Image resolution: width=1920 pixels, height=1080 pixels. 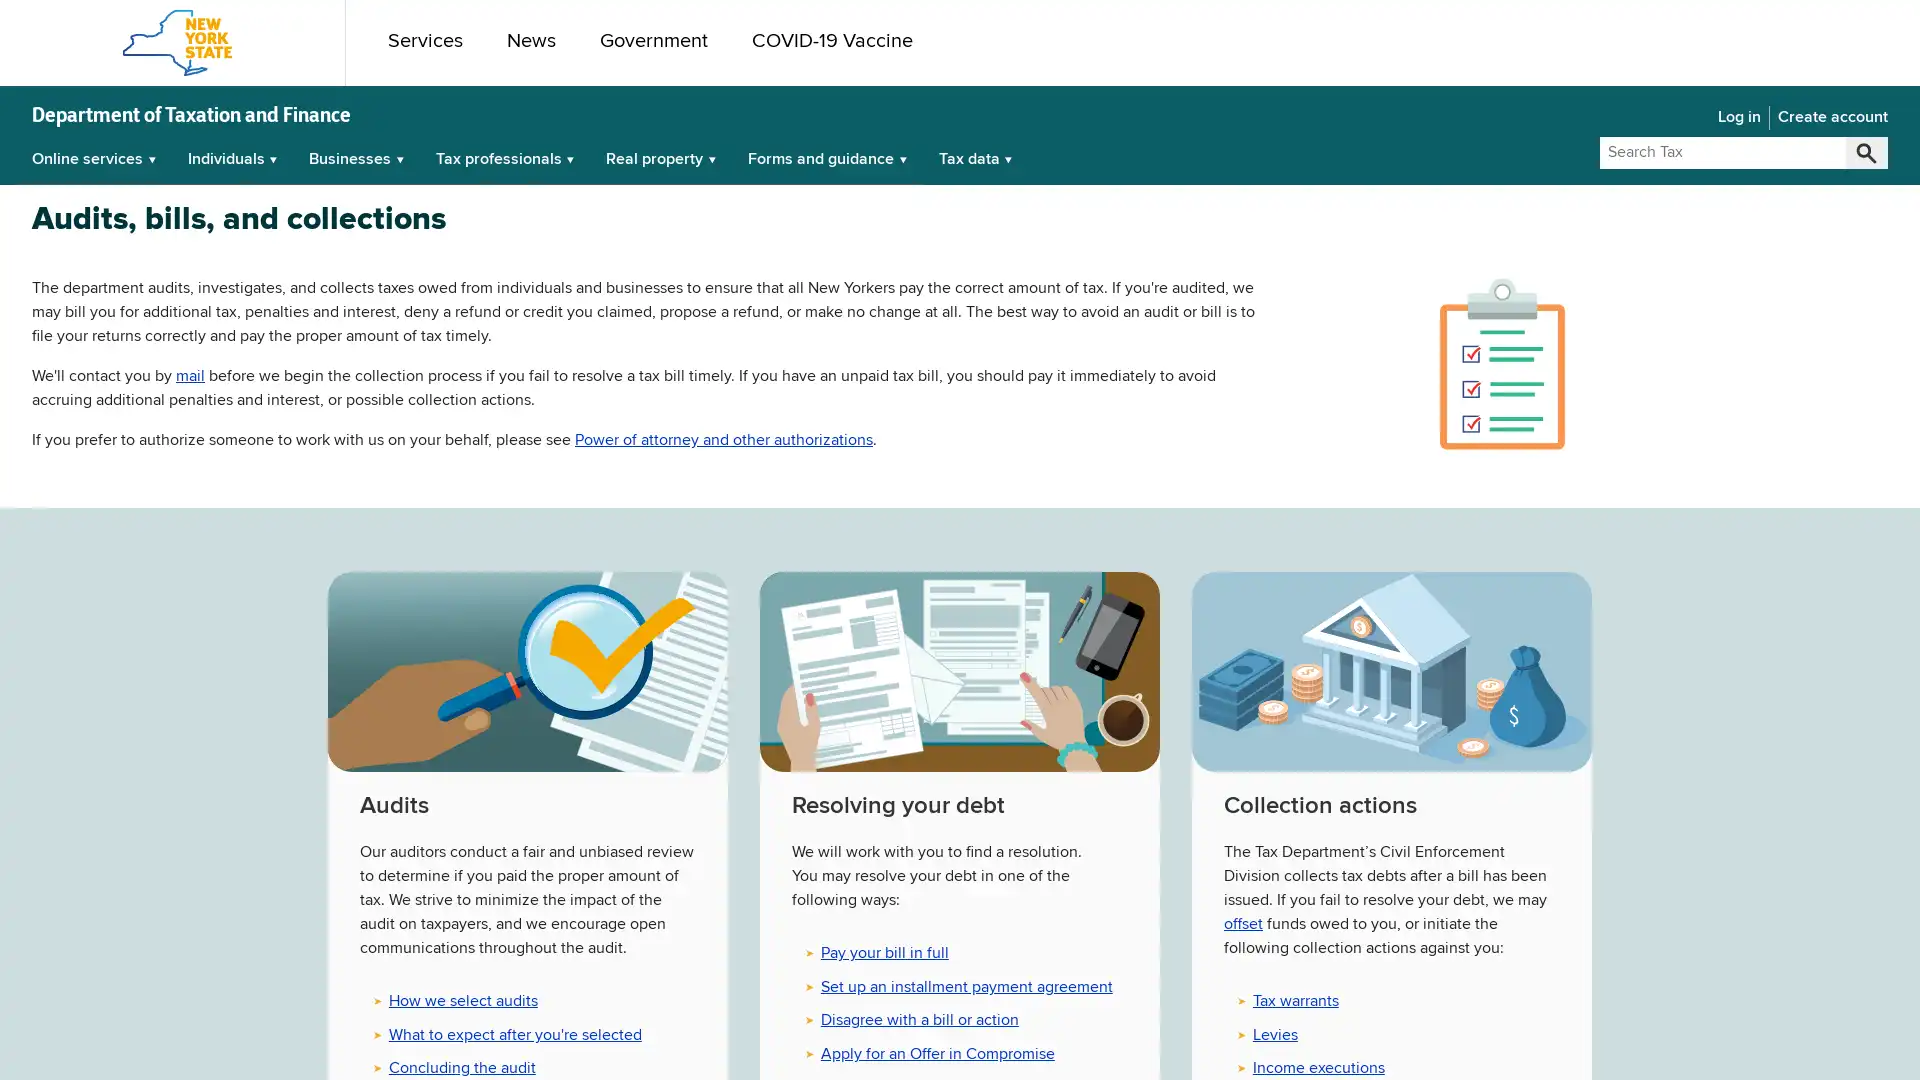 What do you see at coordinates (1865, 152) in the screenshot?
I see `Search Tax` at bounding box center [1865, 152].